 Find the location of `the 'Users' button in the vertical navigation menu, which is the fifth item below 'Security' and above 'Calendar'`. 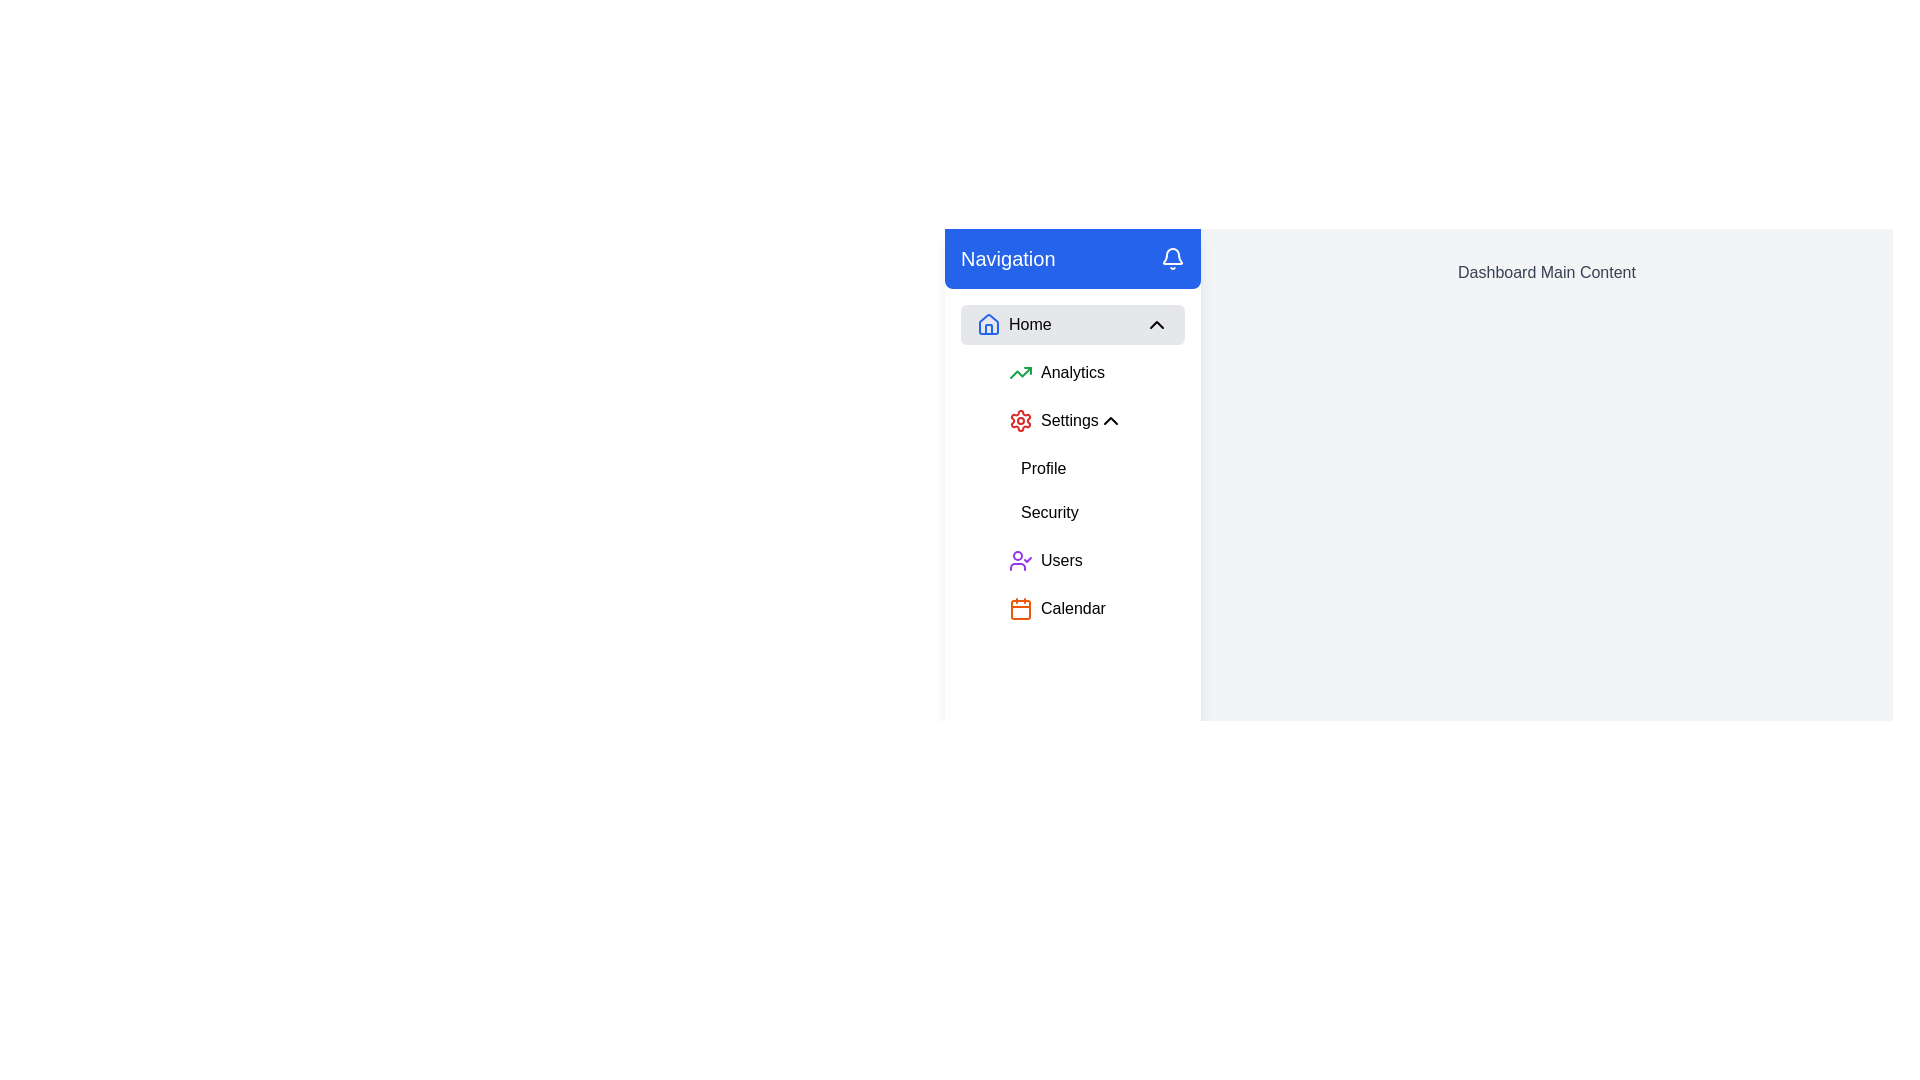

the 'Users' button in the vertical navigation menu, which is the fifth item below 'Security' and above 'Calendar' is located at coordinates (1044, 560).